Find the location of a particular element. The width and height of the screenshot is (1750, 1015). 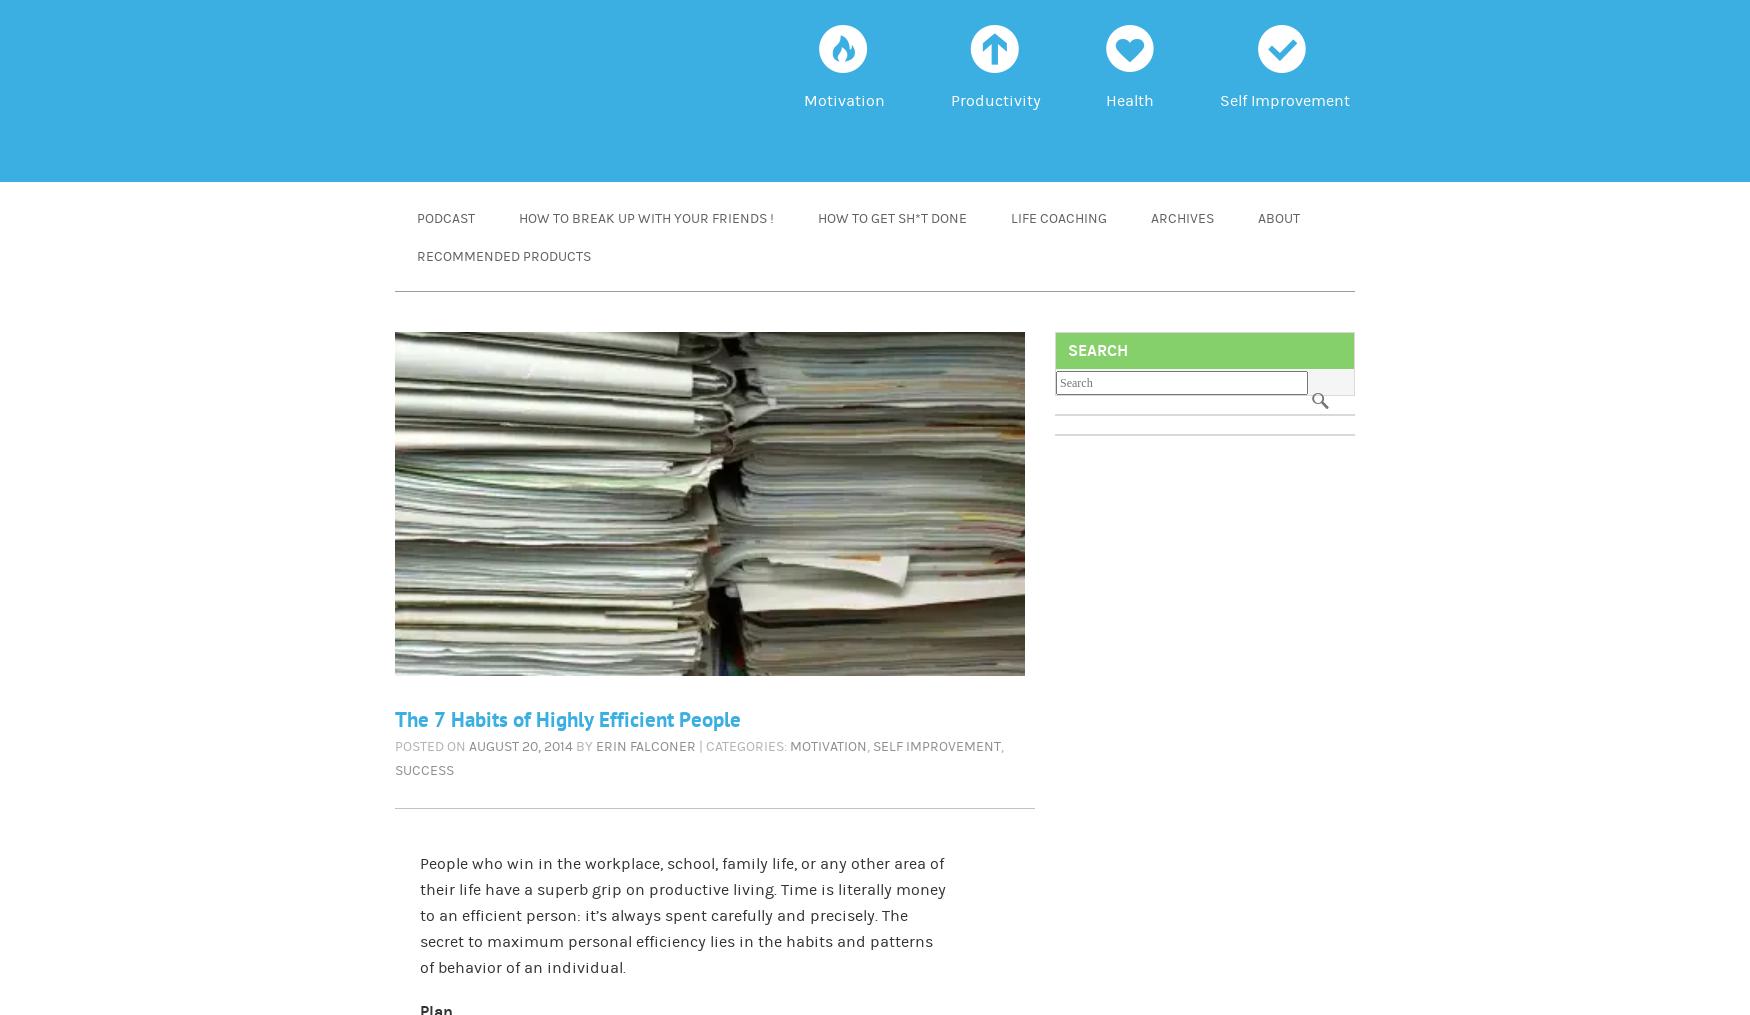

'The 7 Habits of Highly Efficient People' is located at coordinates (568, 720).